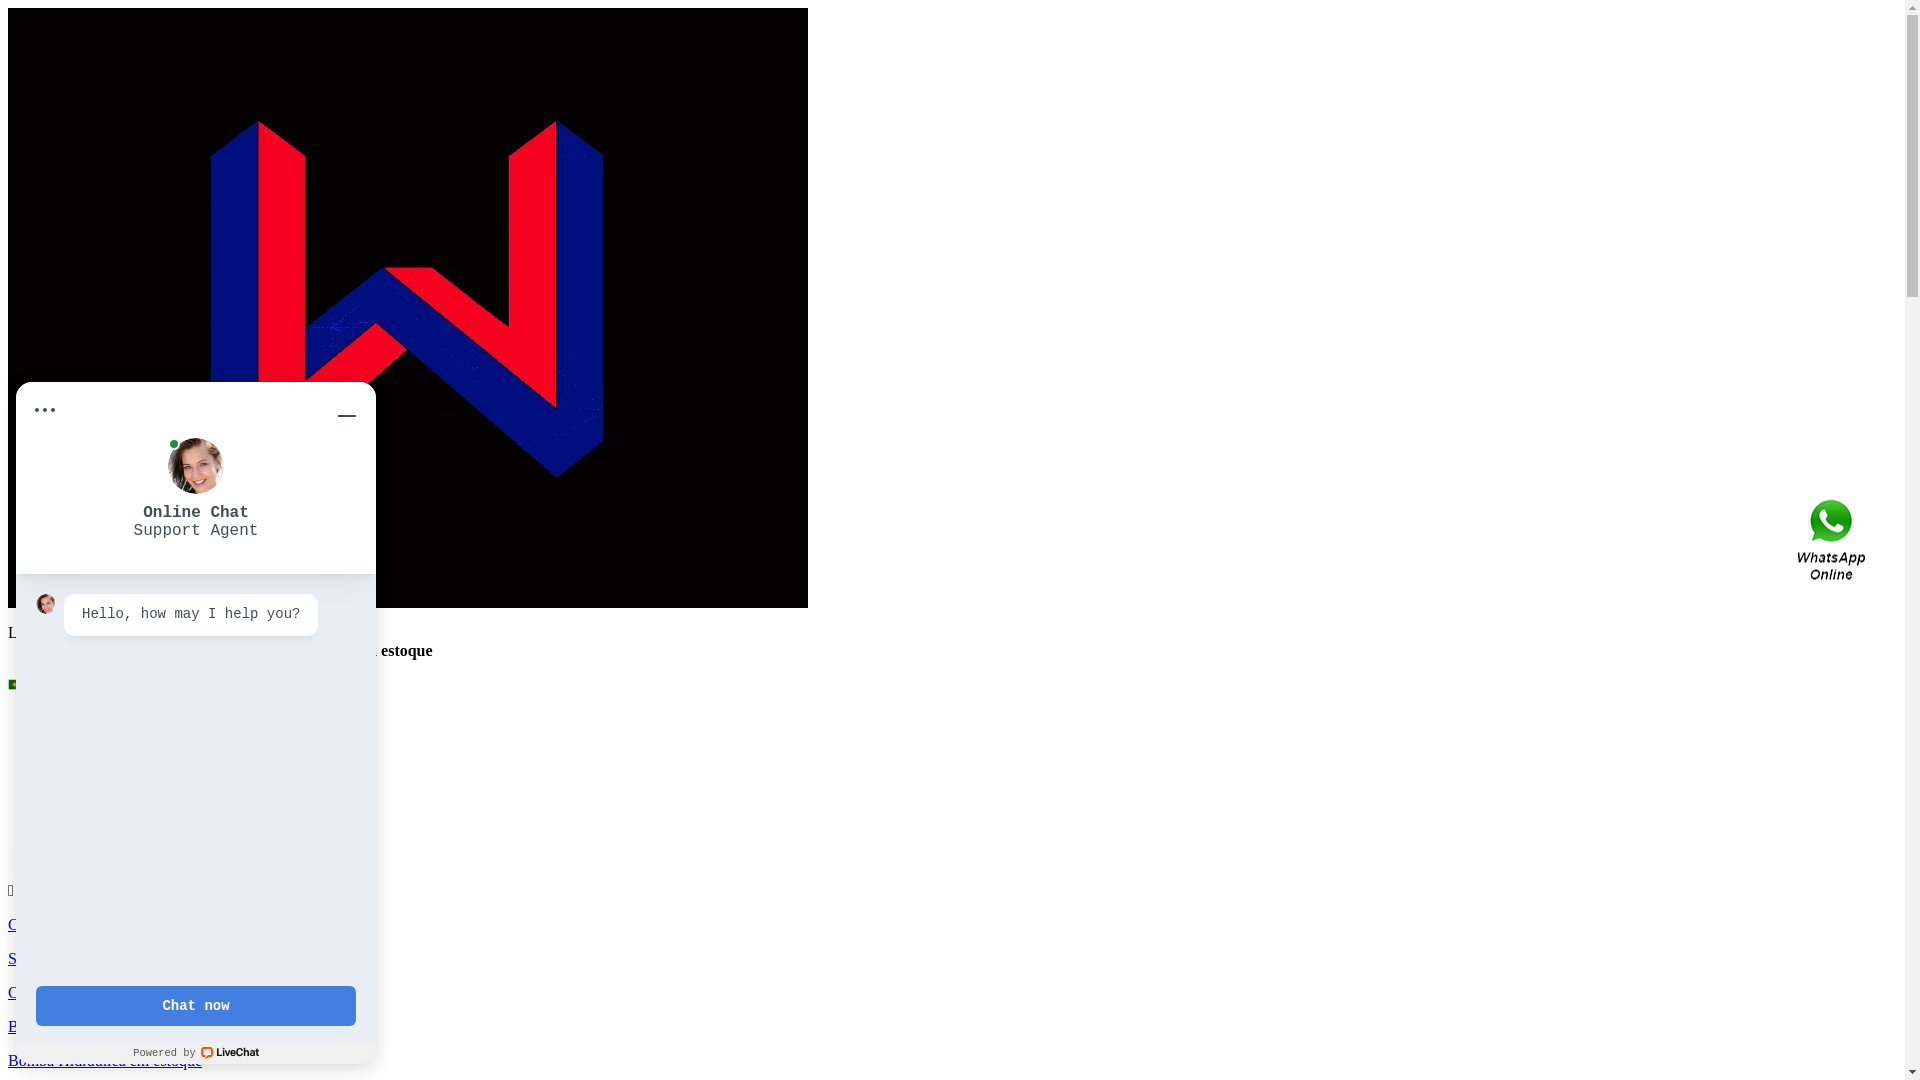 The height and width of the screenshot is (1080, 1920). Describe the element at coordinates (85, 1026) in the screenshot. I see `'Bombas de Engrenagem'` at that location.